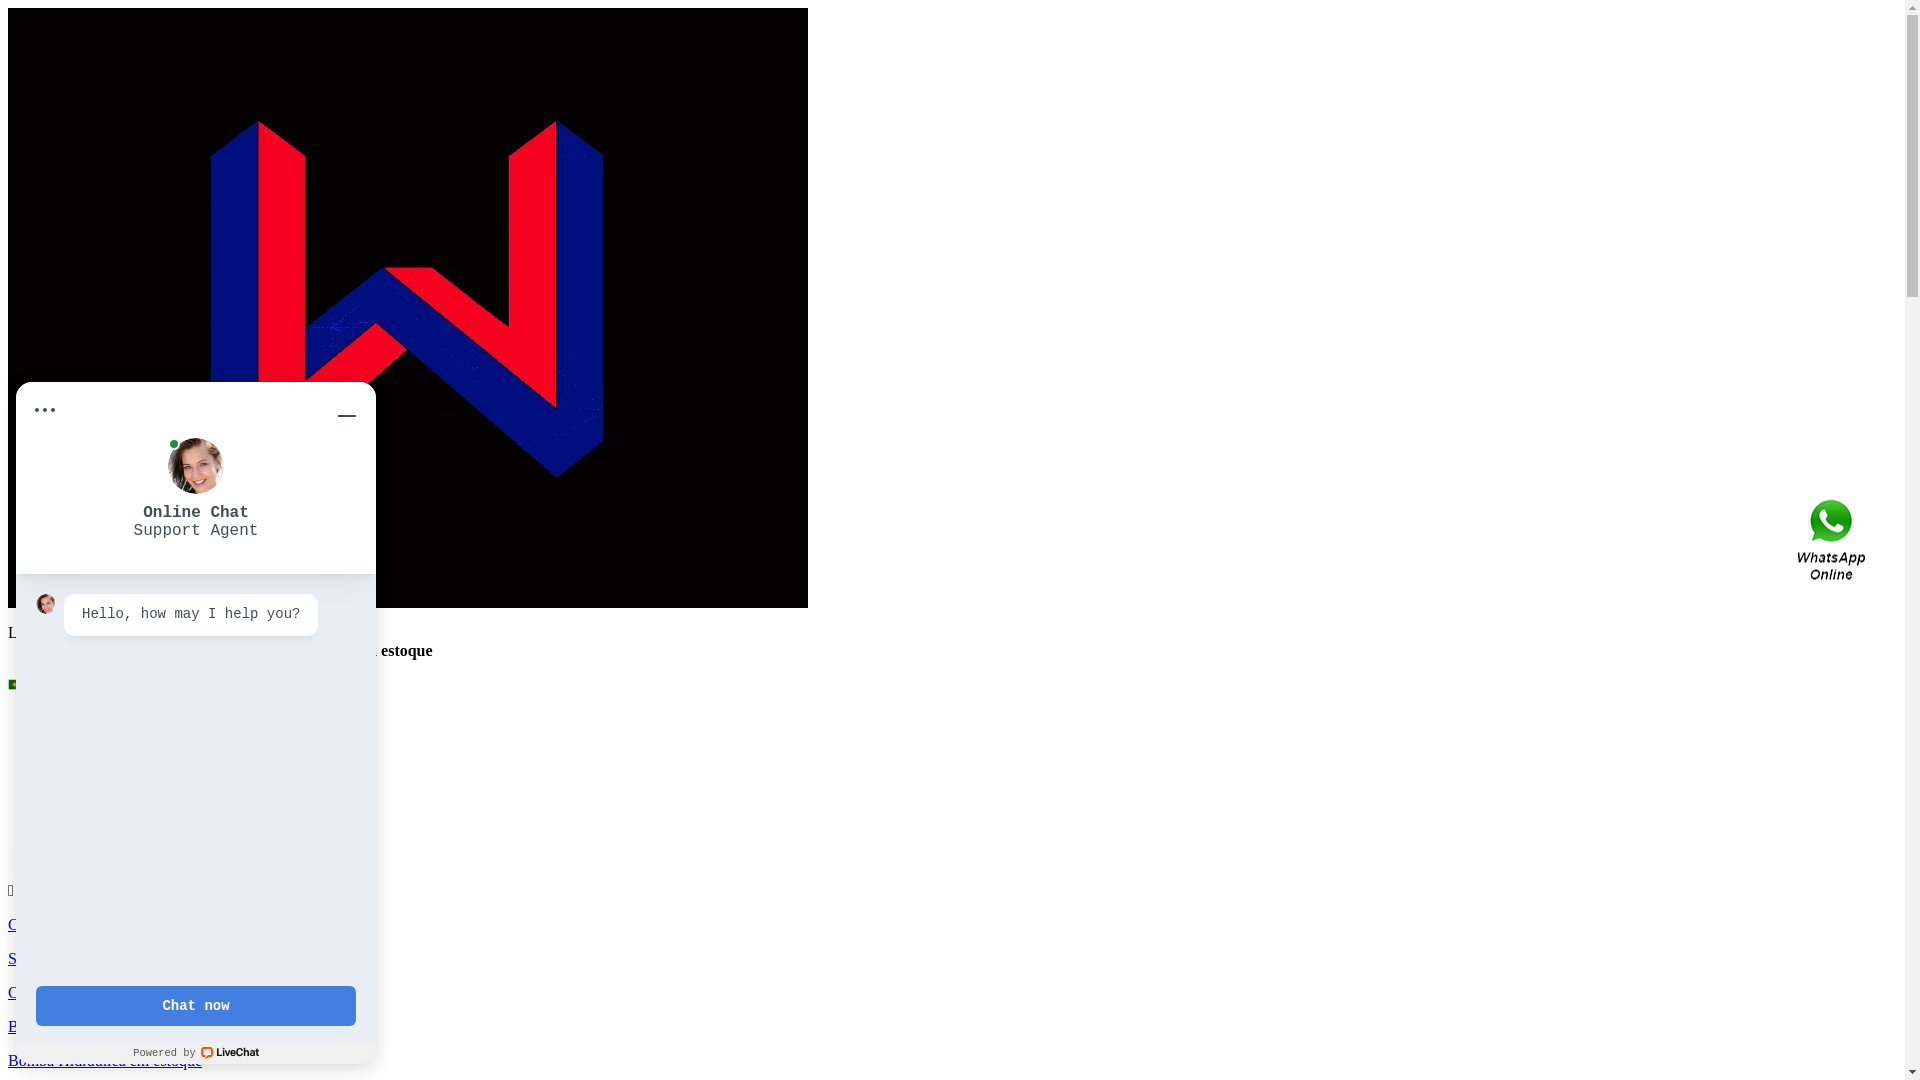 The height and width of the screenshot is (1080, 1920). Describe the element at coordinates (85, 1026) in the screenshot. I see `'Bombas de Engrenagem'` at that location.